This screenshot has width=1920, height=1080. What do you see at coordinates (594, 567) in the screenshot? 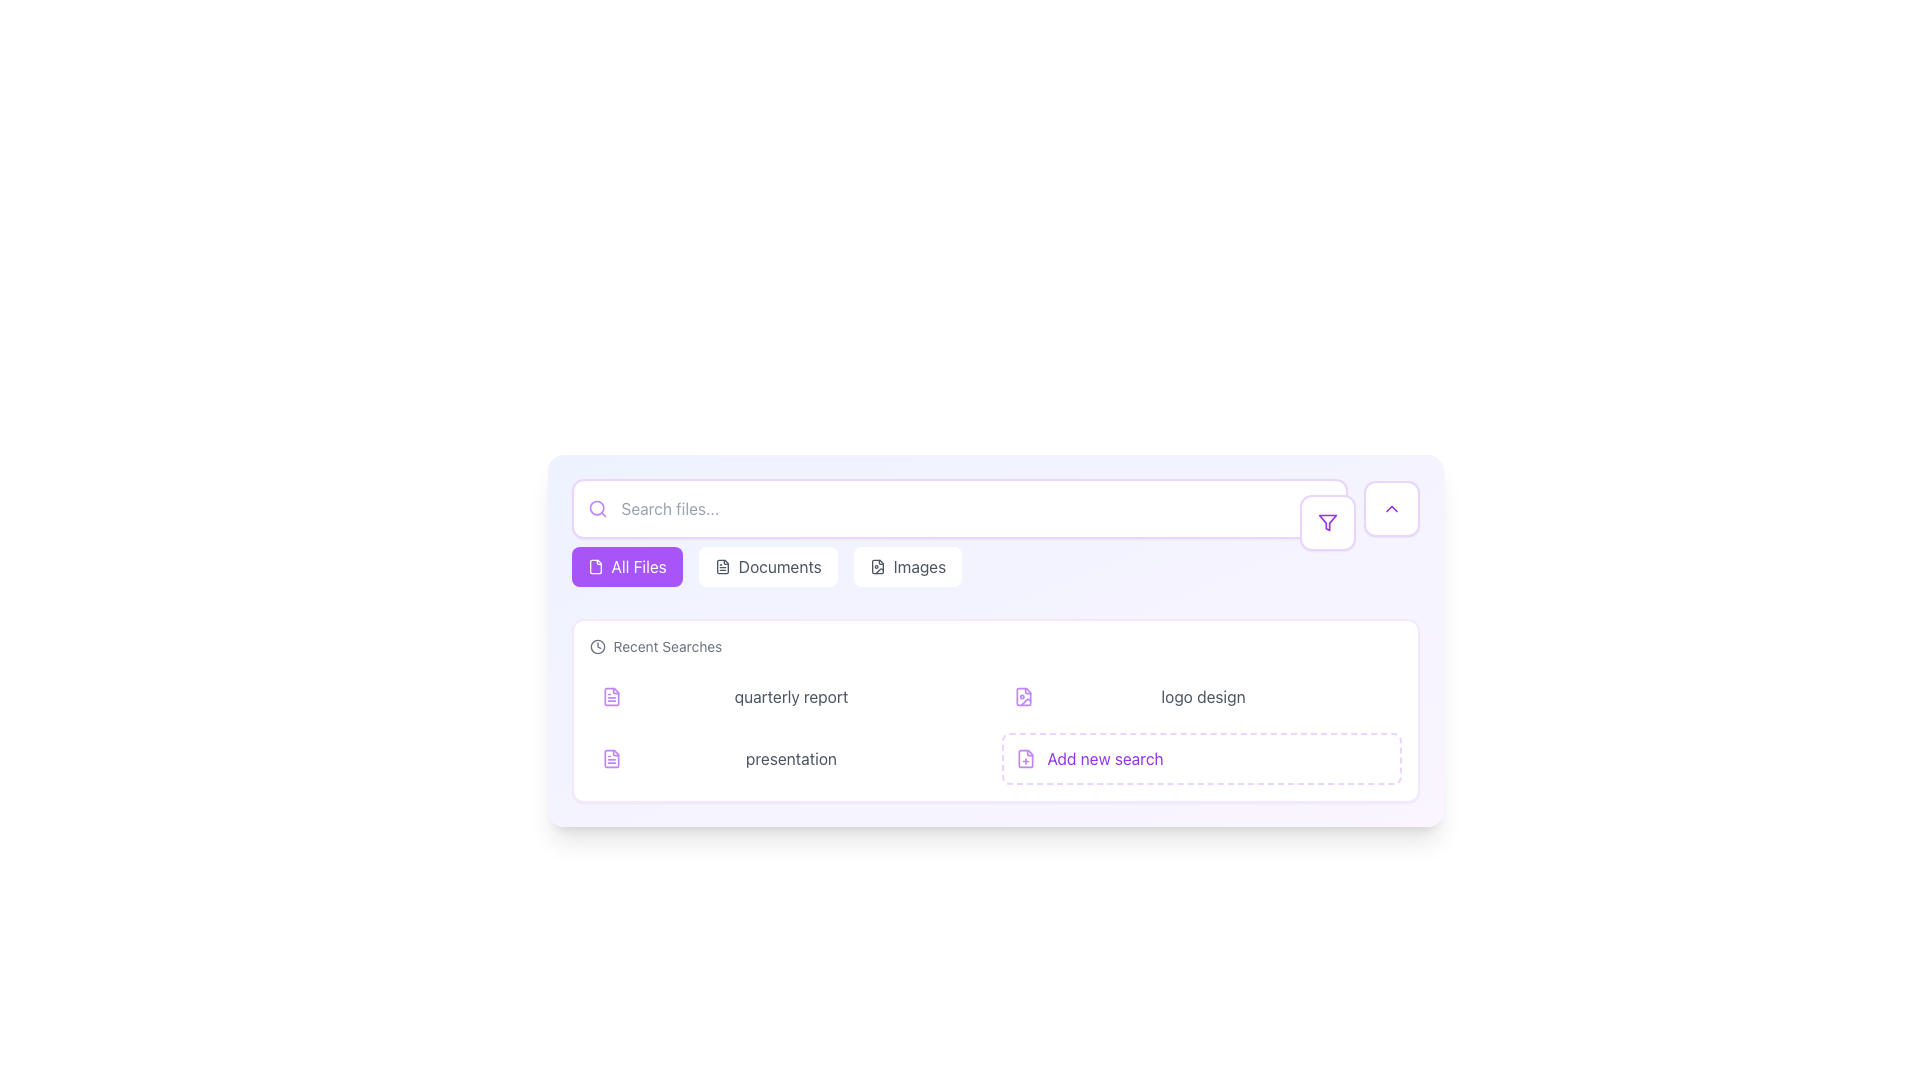
I see `the minimalistic file icon located at the leftmost edge of the navigation bar, next to the 'All Files' category text` at bounding box center [594, 567].